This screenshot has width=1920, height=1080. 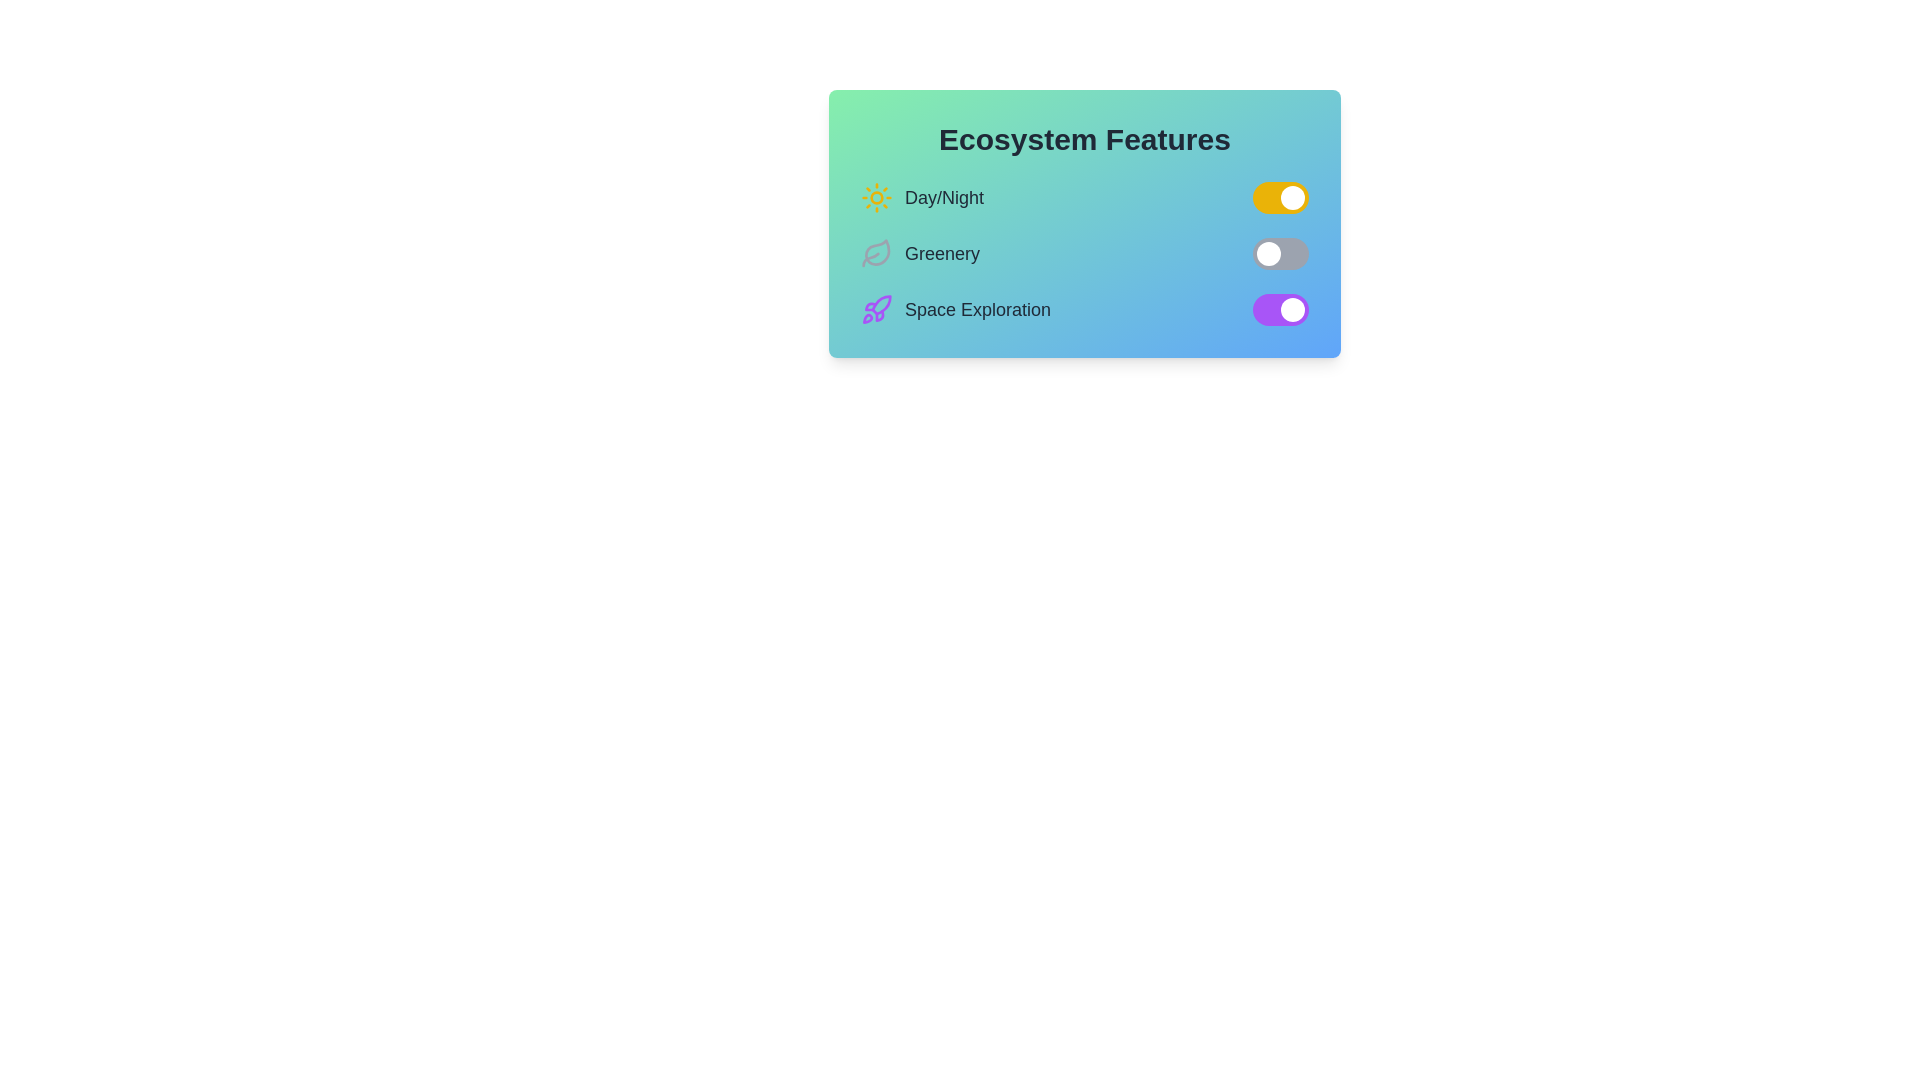 What do you see at coordinates (877, 251) in the screenshot?
I see `the leaf icon element in the 'Greenery' row of the 'Ecosystem Features' panel` at bounding box center [877, 251].